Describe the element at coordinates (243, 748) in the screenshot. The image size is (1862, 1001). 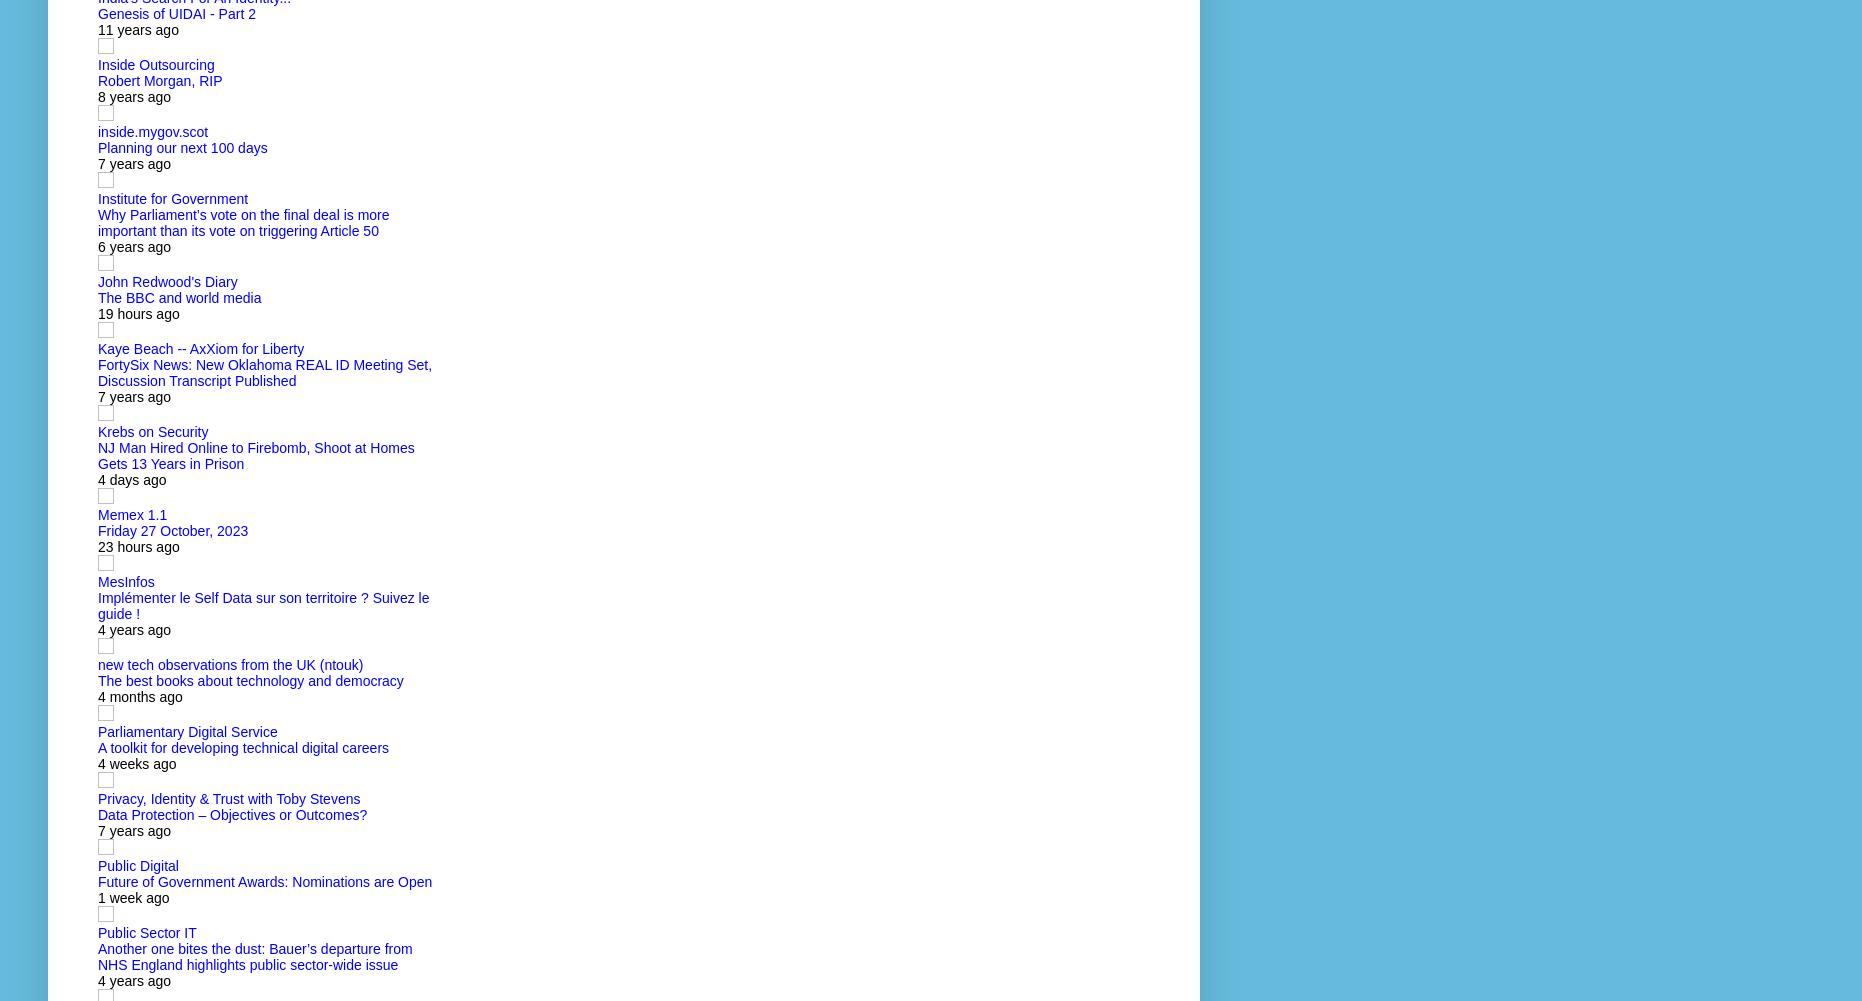
I see `'A toolkit for developing technical digital careers'` at that location.